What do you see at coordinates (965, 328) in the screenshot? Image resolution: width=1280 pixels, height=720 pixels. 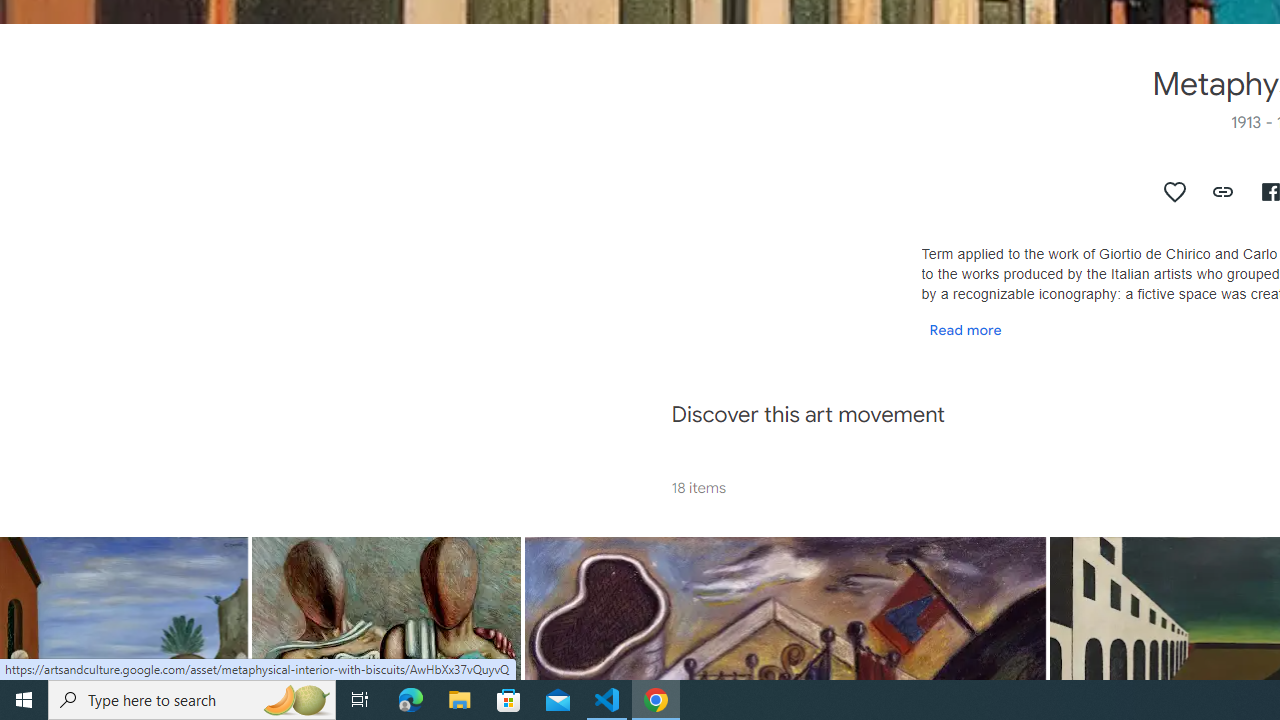 I see `'Read more'` at bounding box center [965, 328].